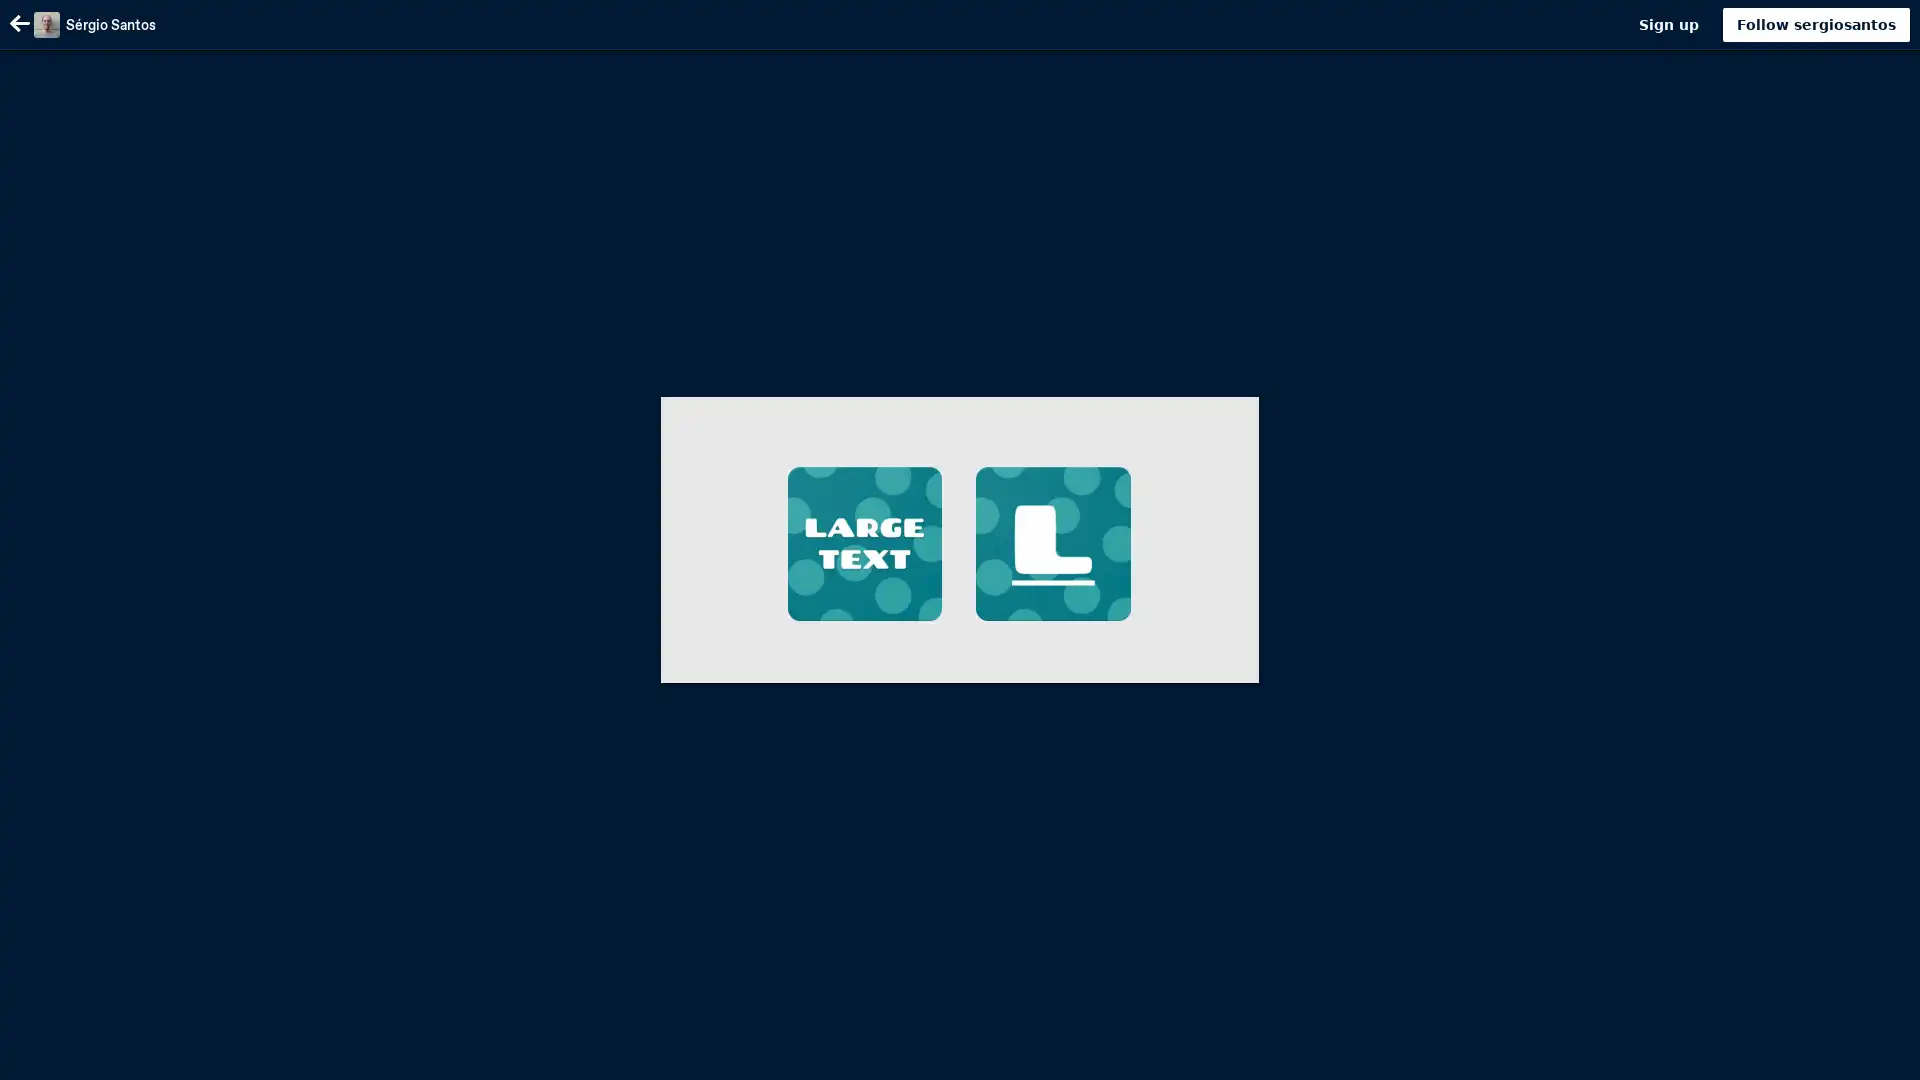 The width and height of the screenshot is (1920, 1080). What do you see at coordinates (1880, 1057) in the screenshot?
I see `Scroll to top` at bounding box center [1880, 1057].